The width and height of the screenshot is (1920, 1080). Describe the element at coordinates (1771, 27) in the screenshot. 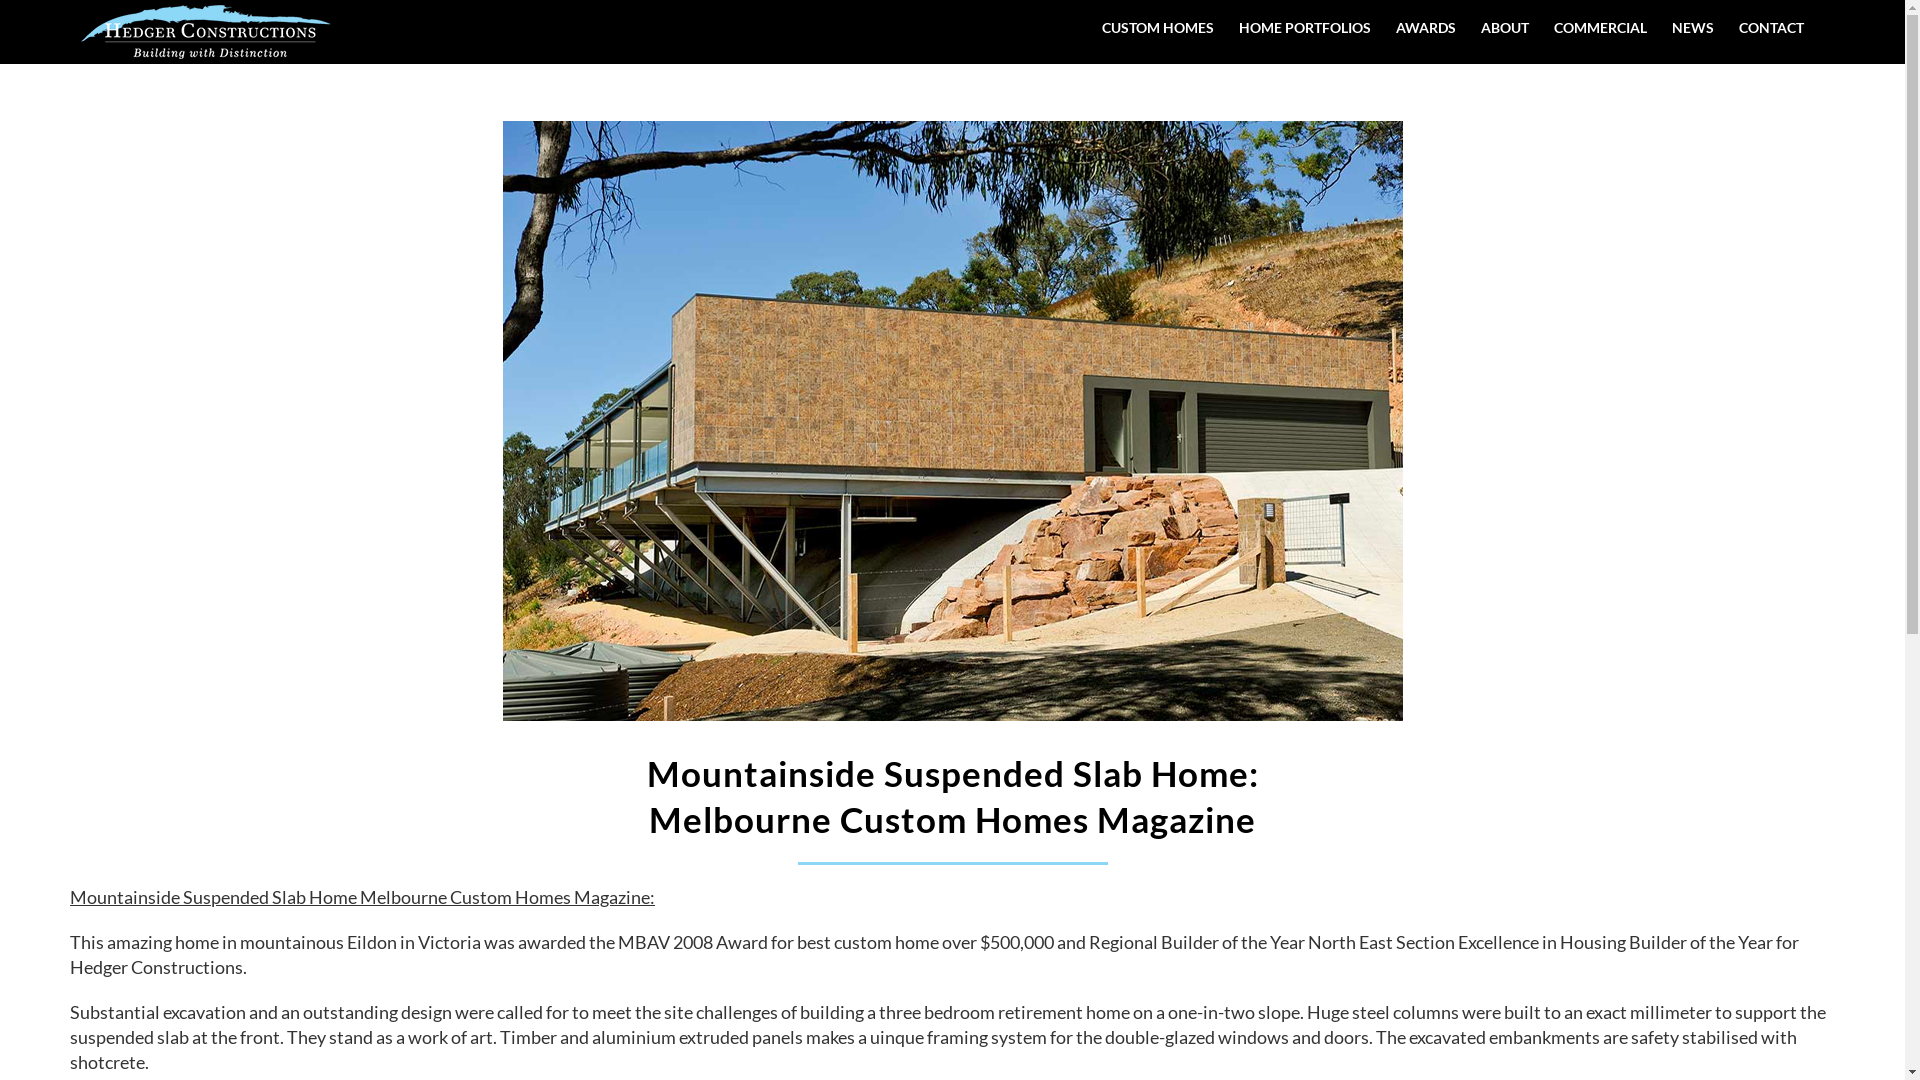

I see `'CONTACT'` at that location.